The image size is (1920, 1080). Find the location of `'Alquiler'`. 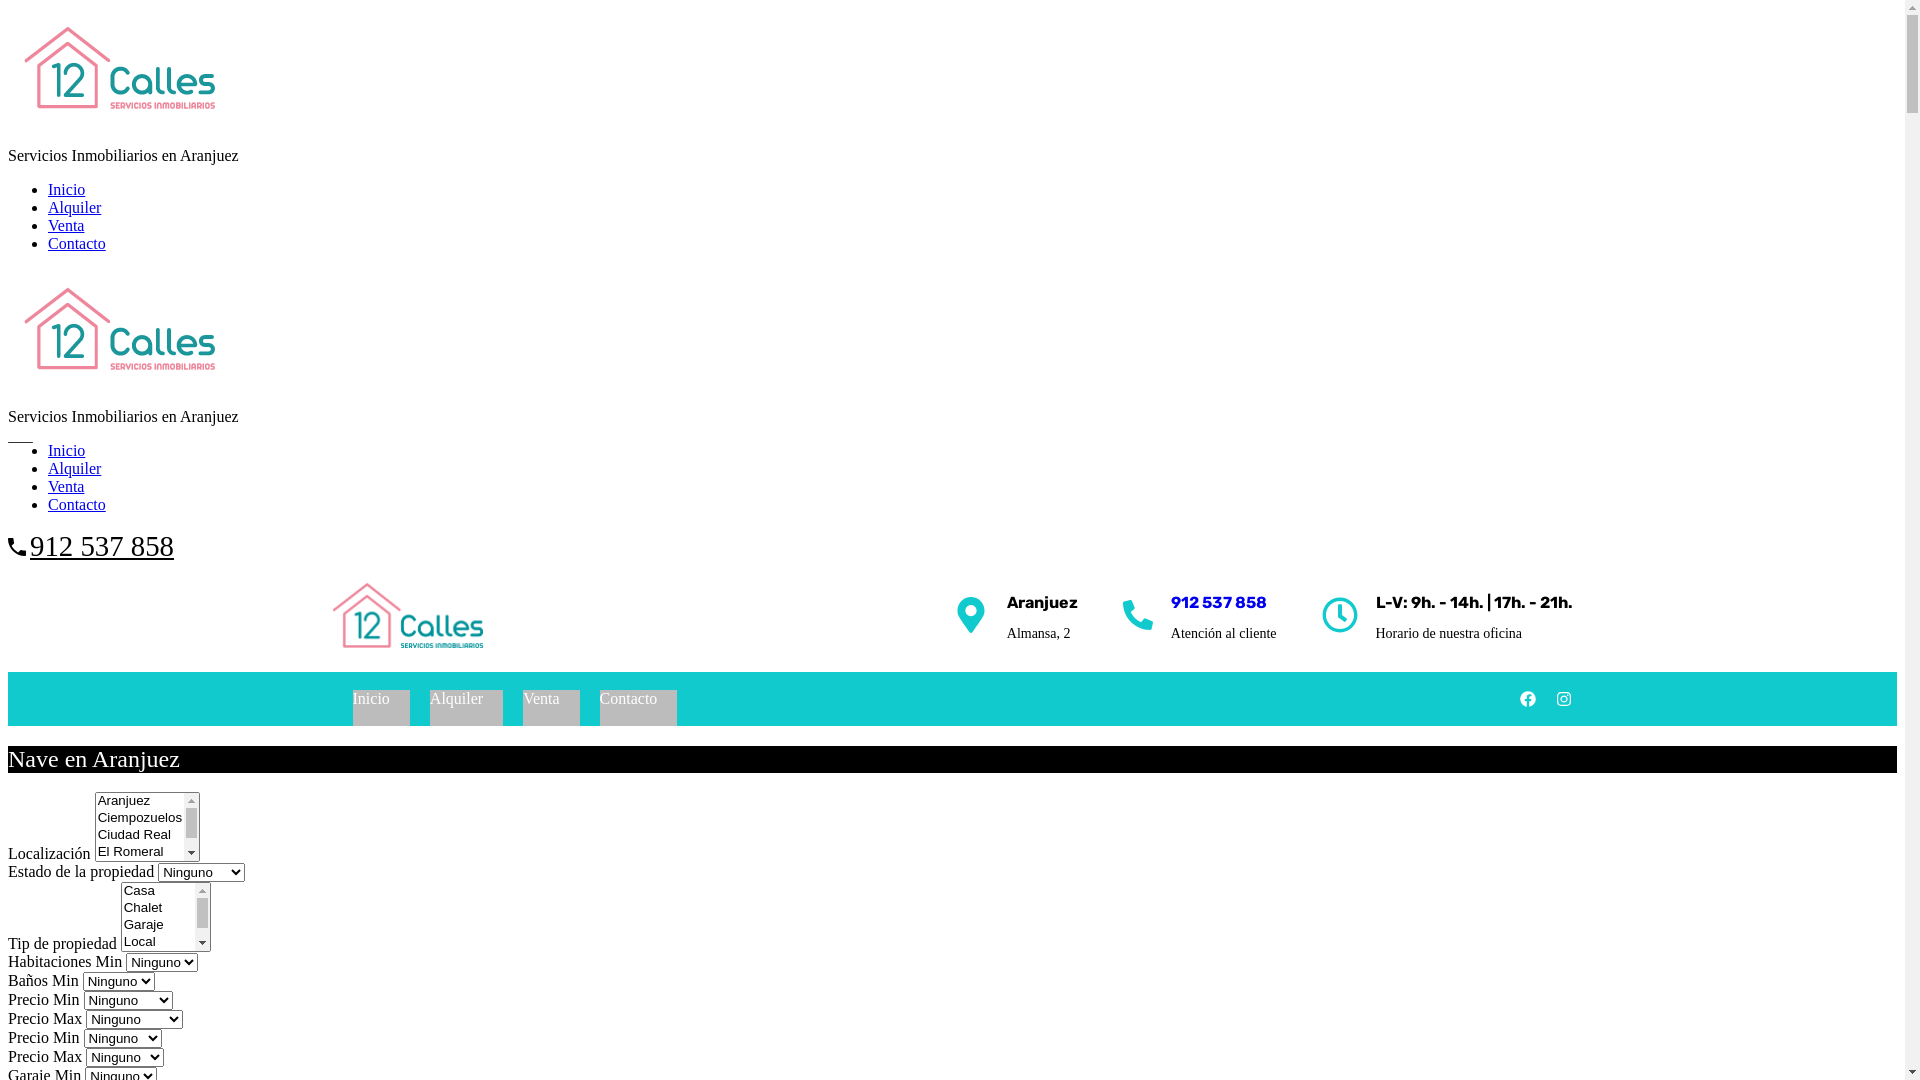

'Alquiler' is located at coordinates (455, 697).